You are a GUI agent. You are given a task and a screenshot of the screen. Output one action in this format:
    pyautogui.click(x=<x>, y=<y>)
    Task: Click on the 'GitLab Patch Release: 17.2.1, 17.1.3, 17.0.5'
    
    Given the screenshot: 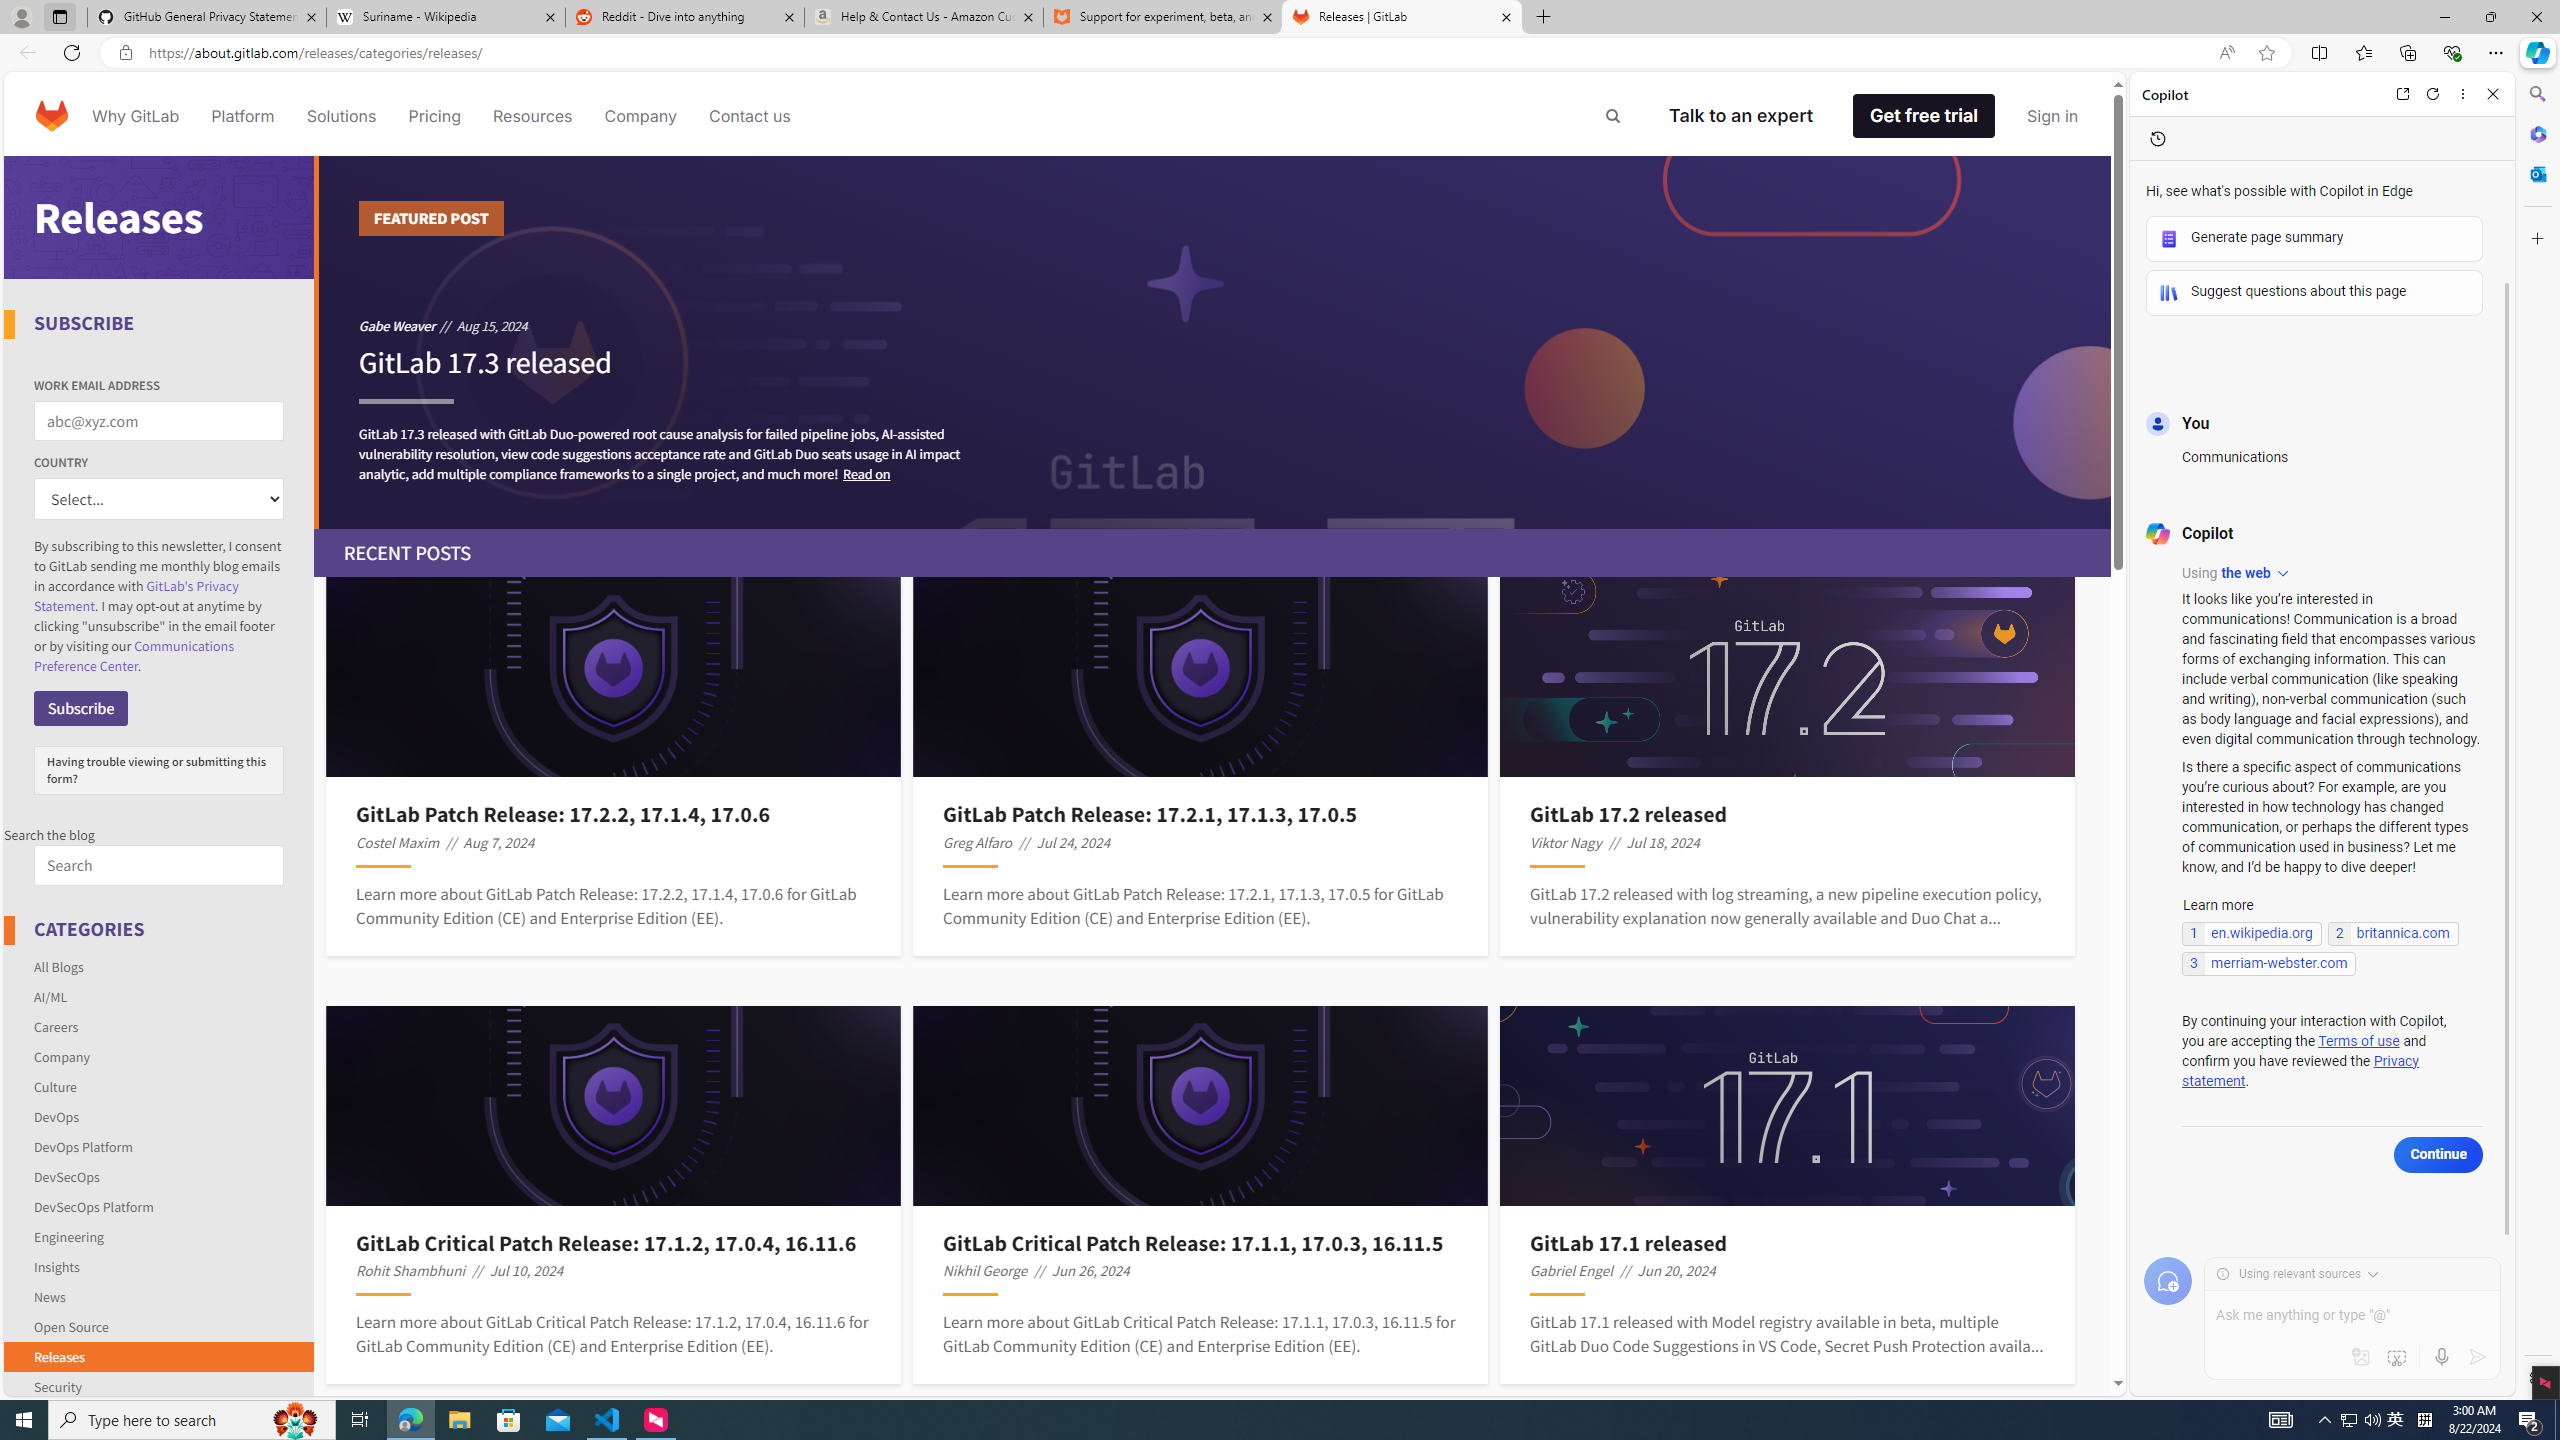 What is the action you would take?
    pyautogui.click(x=1199, y=815)
    